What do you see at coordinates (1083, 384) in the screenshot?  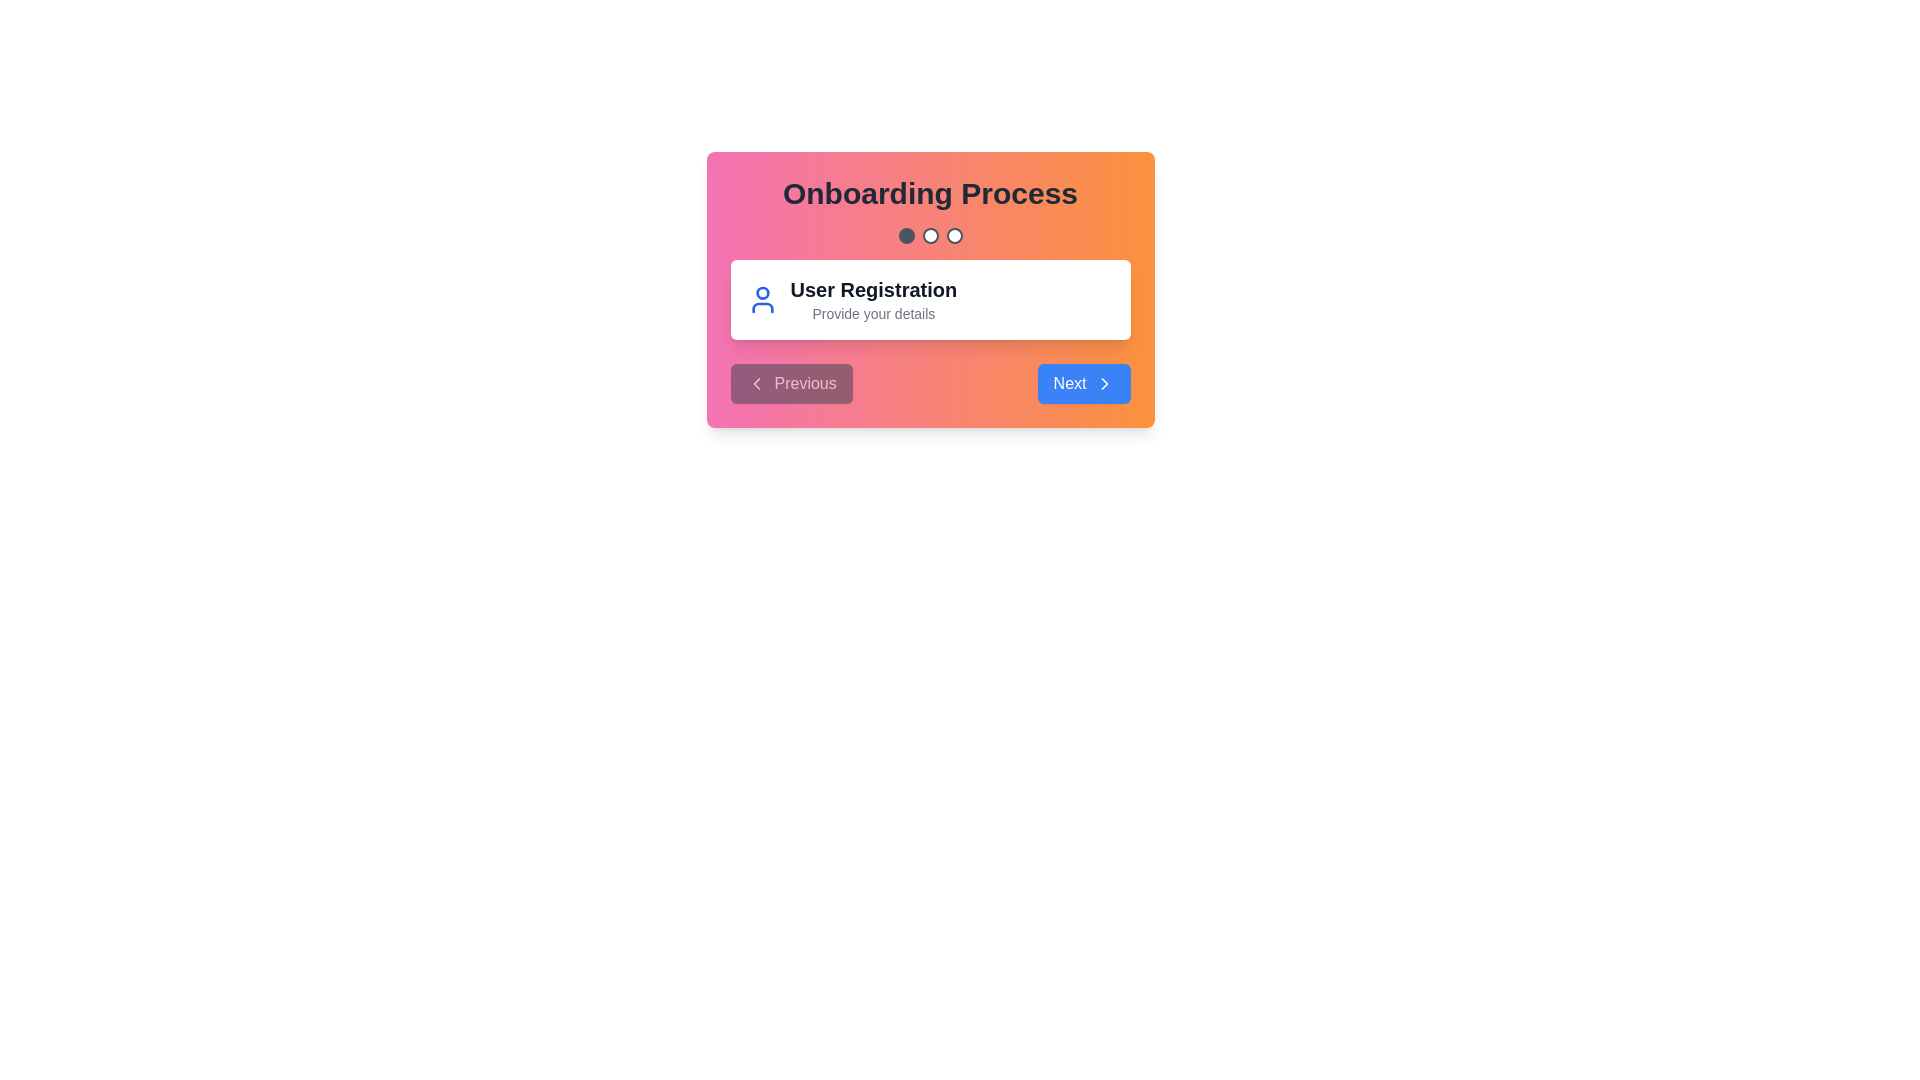 I see `the button located at the bottom-right of the 'Onboarding Process' card` at bounding box center [1083, 384].